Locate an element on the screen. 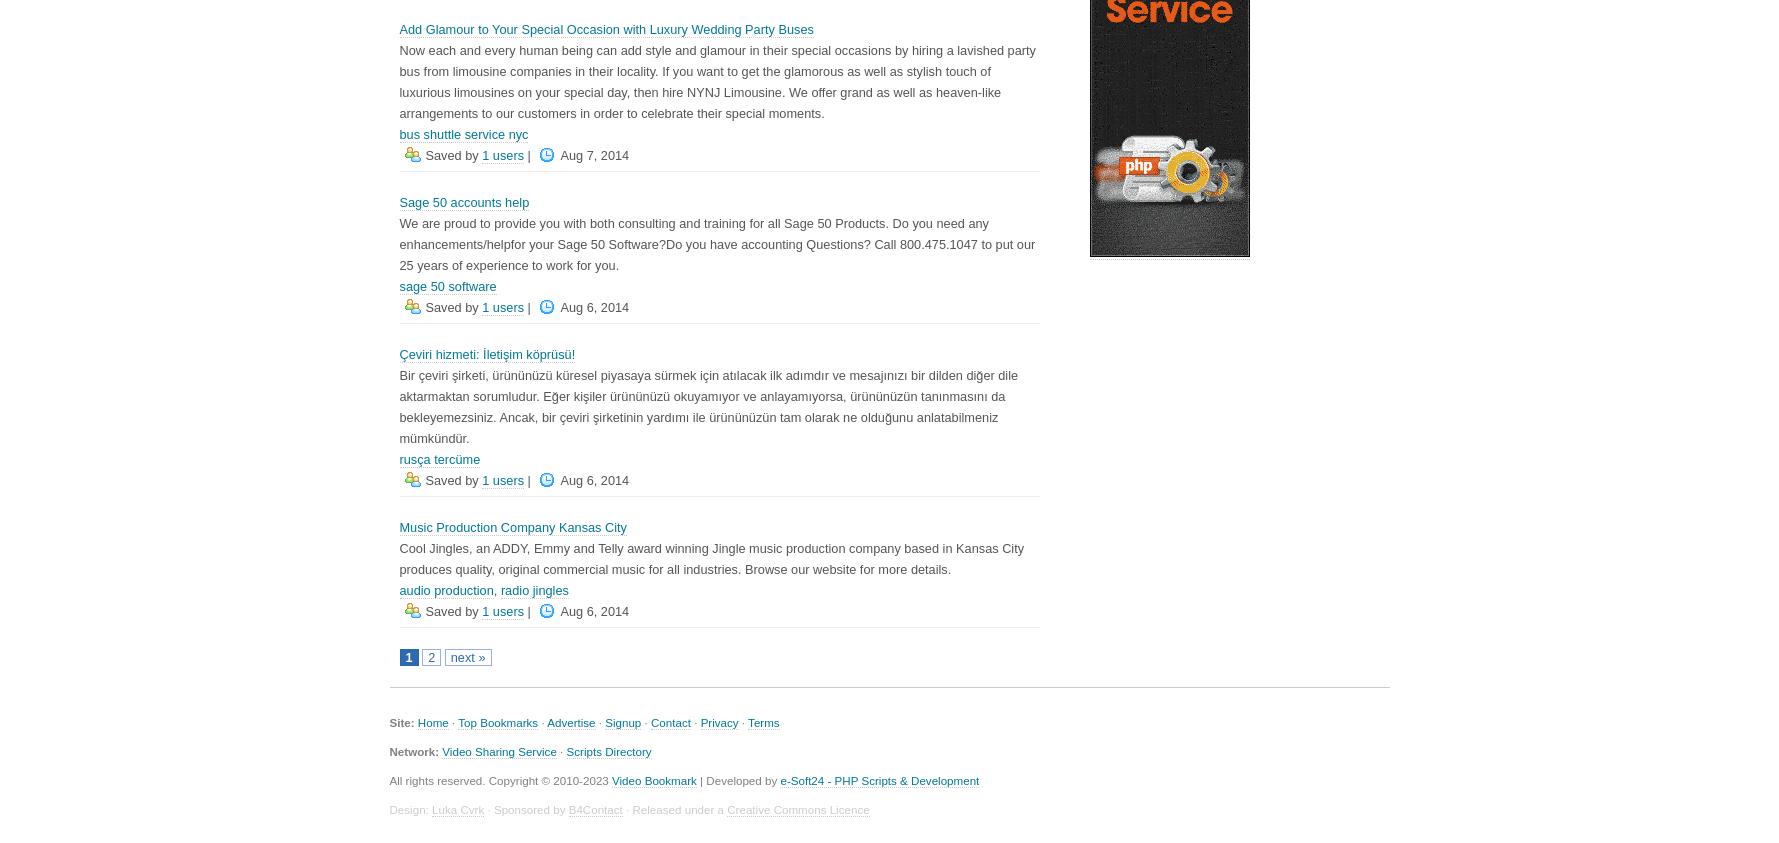  'Site:' is located at coordinates (400, 722).